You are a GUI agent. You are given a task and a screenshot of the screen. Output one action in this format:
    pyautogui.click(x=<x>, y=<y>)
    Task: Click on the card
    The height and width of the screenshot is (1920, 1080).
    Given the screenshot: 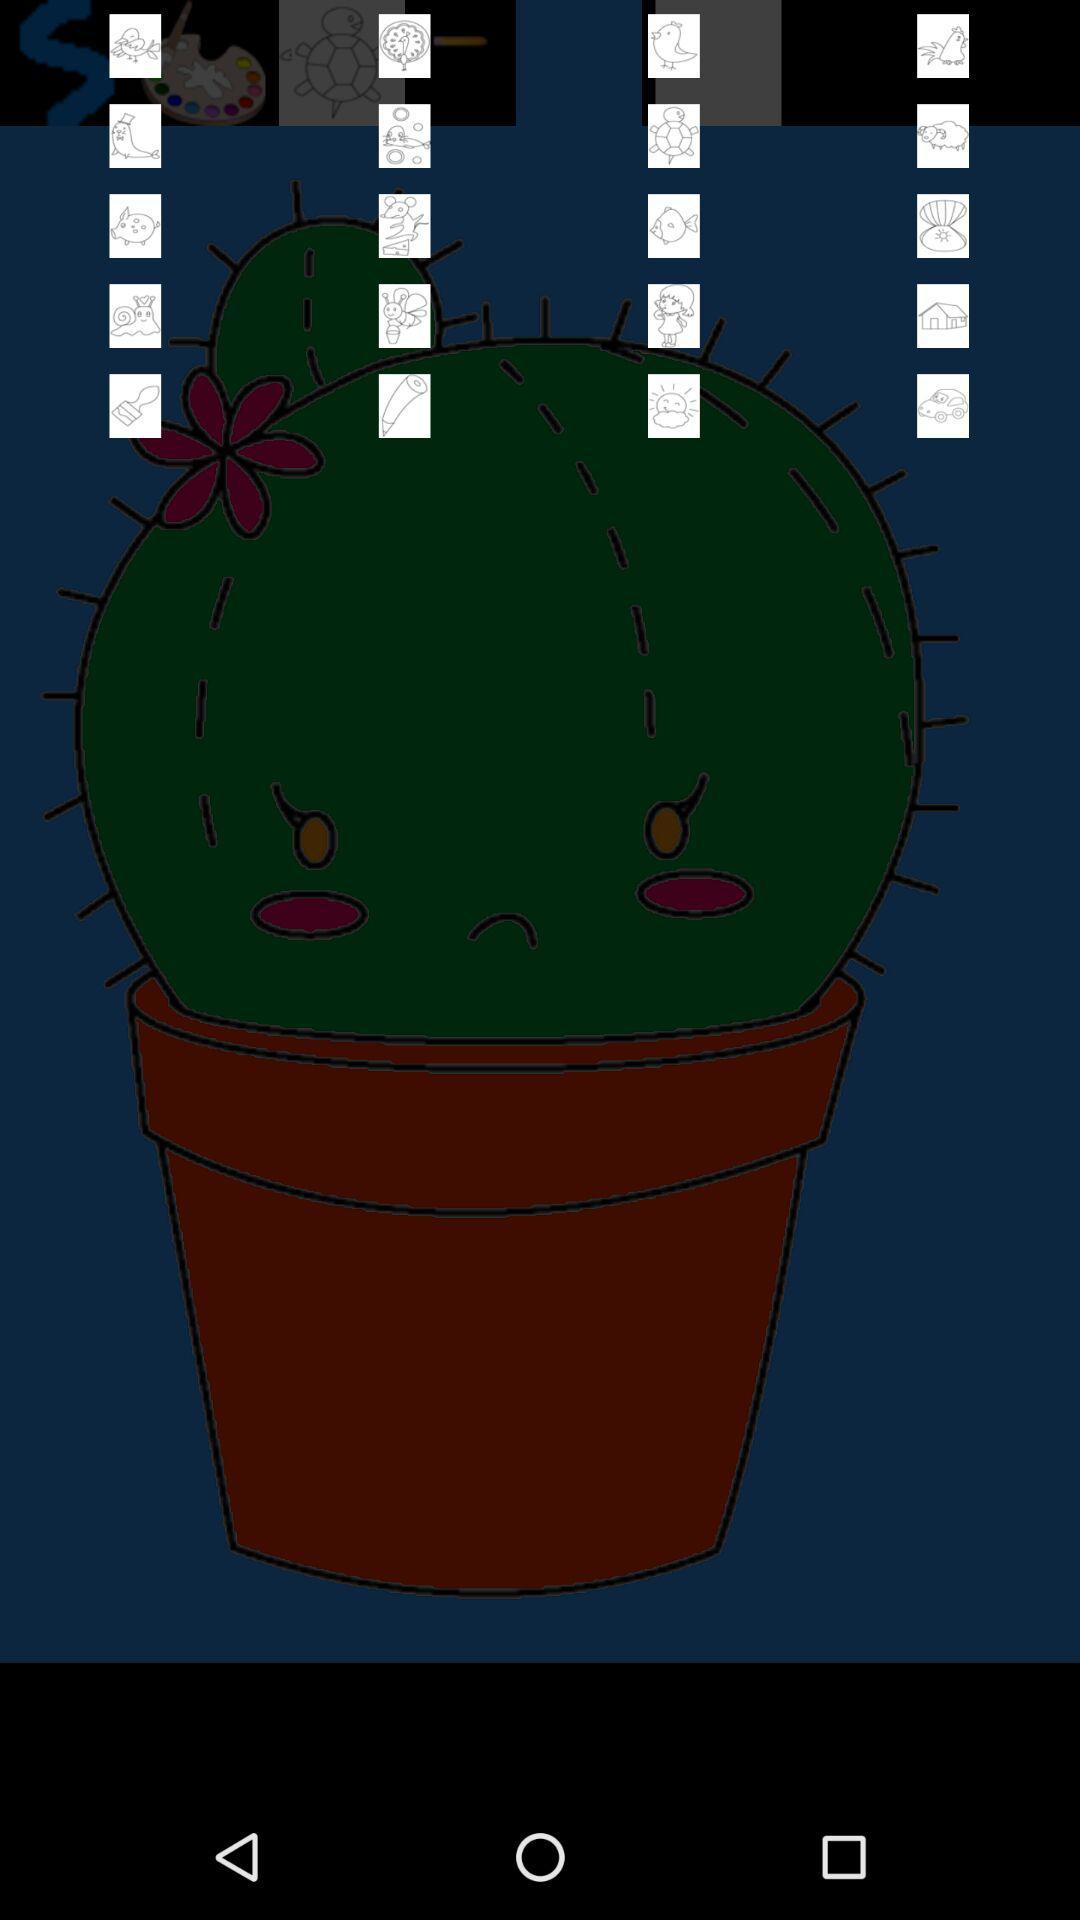 What is the action you would take?
    pyautogui.click(x=404, y=405)
    